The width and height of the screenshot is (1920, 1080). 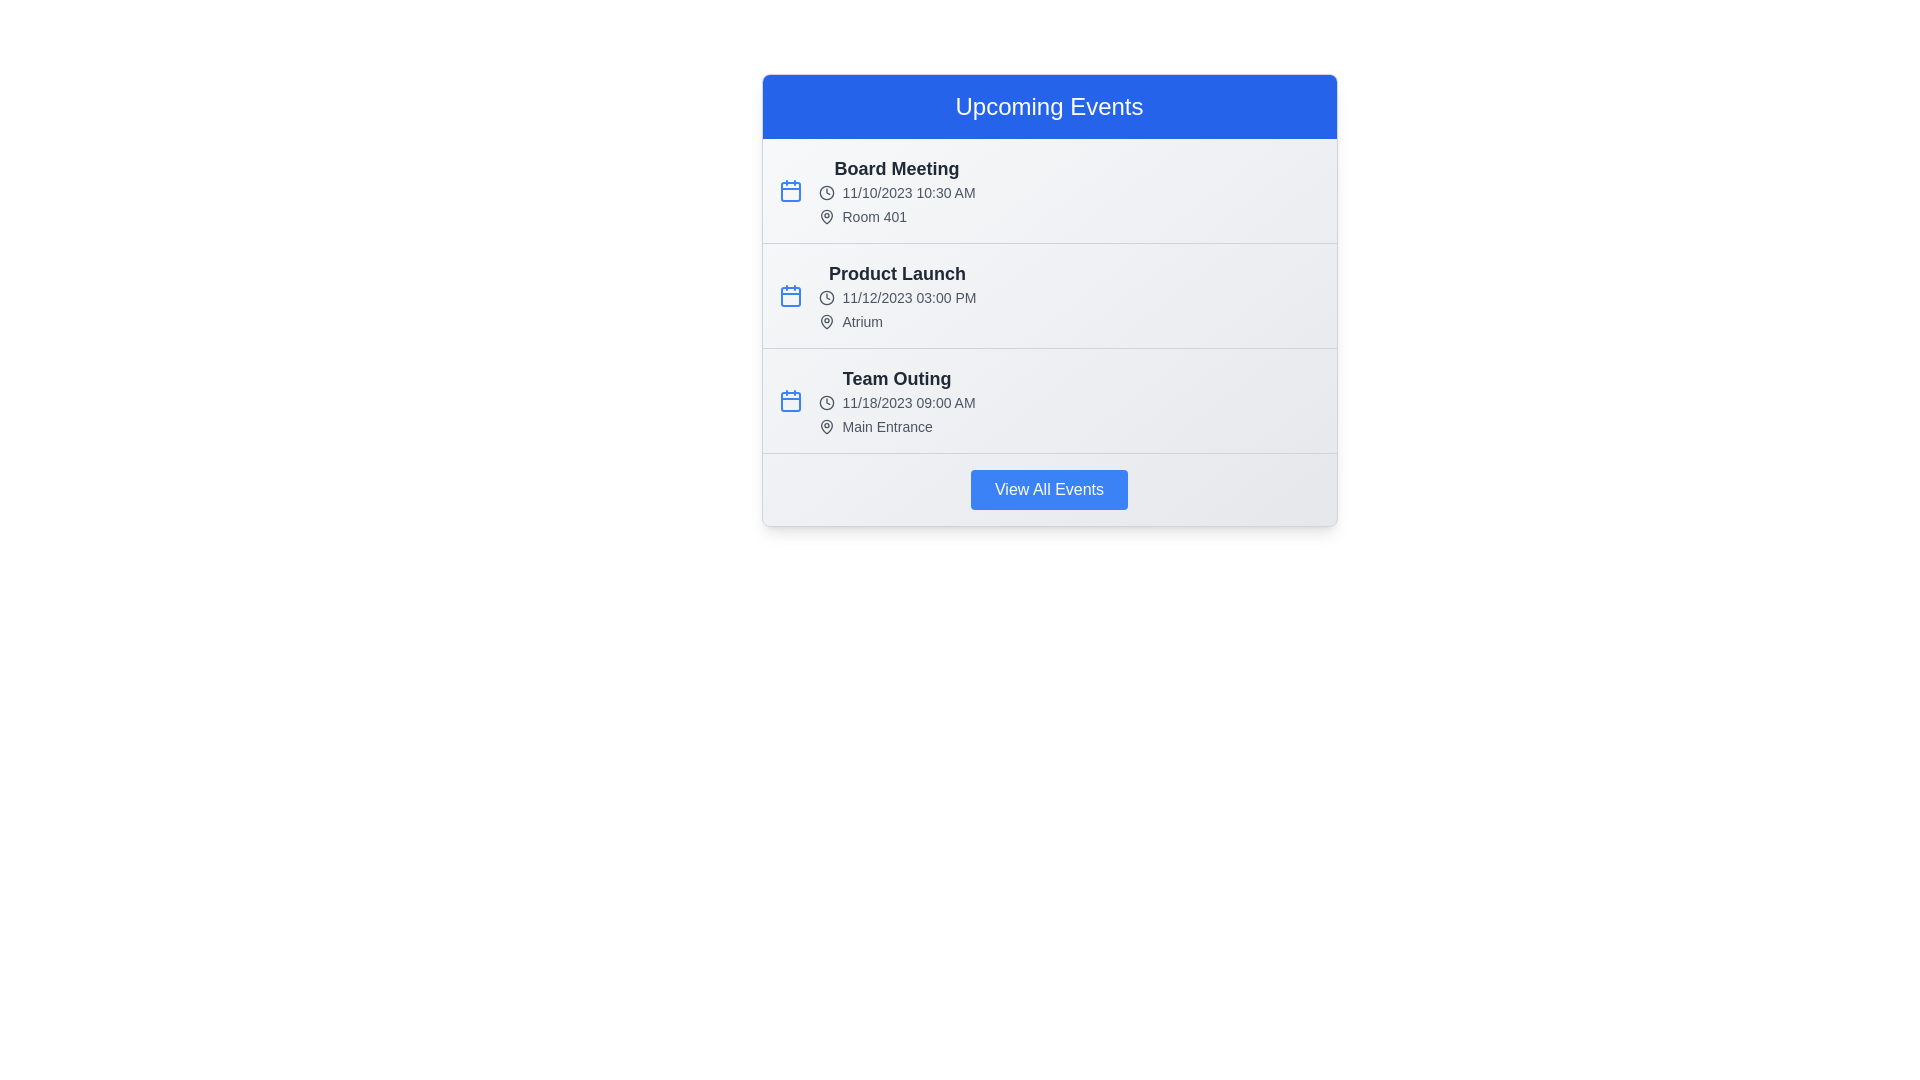 What do you see at coordinates (826, 216) in the screenshot?
I see `the icon that visually indicates the location of 'Room 401', positioned to the left of the text` at bounding box center [826, 216].